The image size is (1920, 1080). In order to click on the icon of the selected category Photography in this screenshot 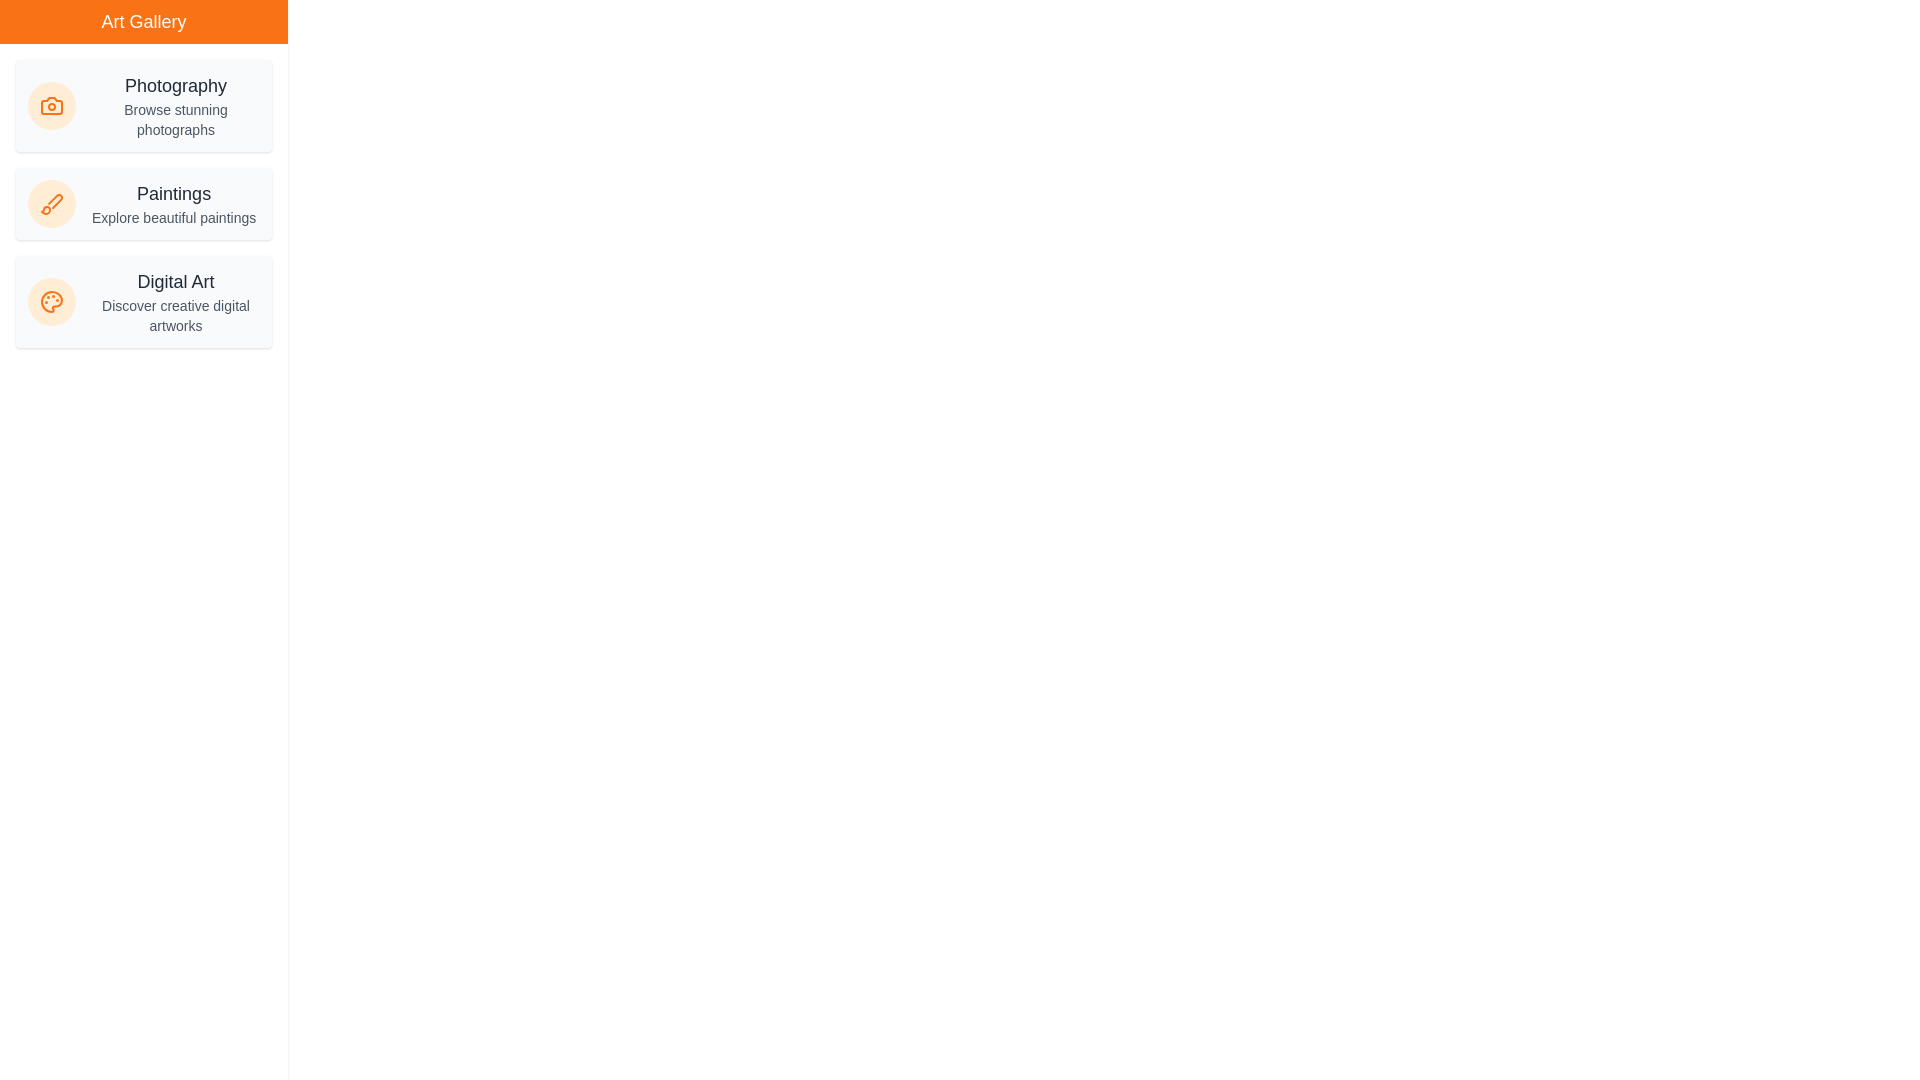, I will do `click(52, 105)`.